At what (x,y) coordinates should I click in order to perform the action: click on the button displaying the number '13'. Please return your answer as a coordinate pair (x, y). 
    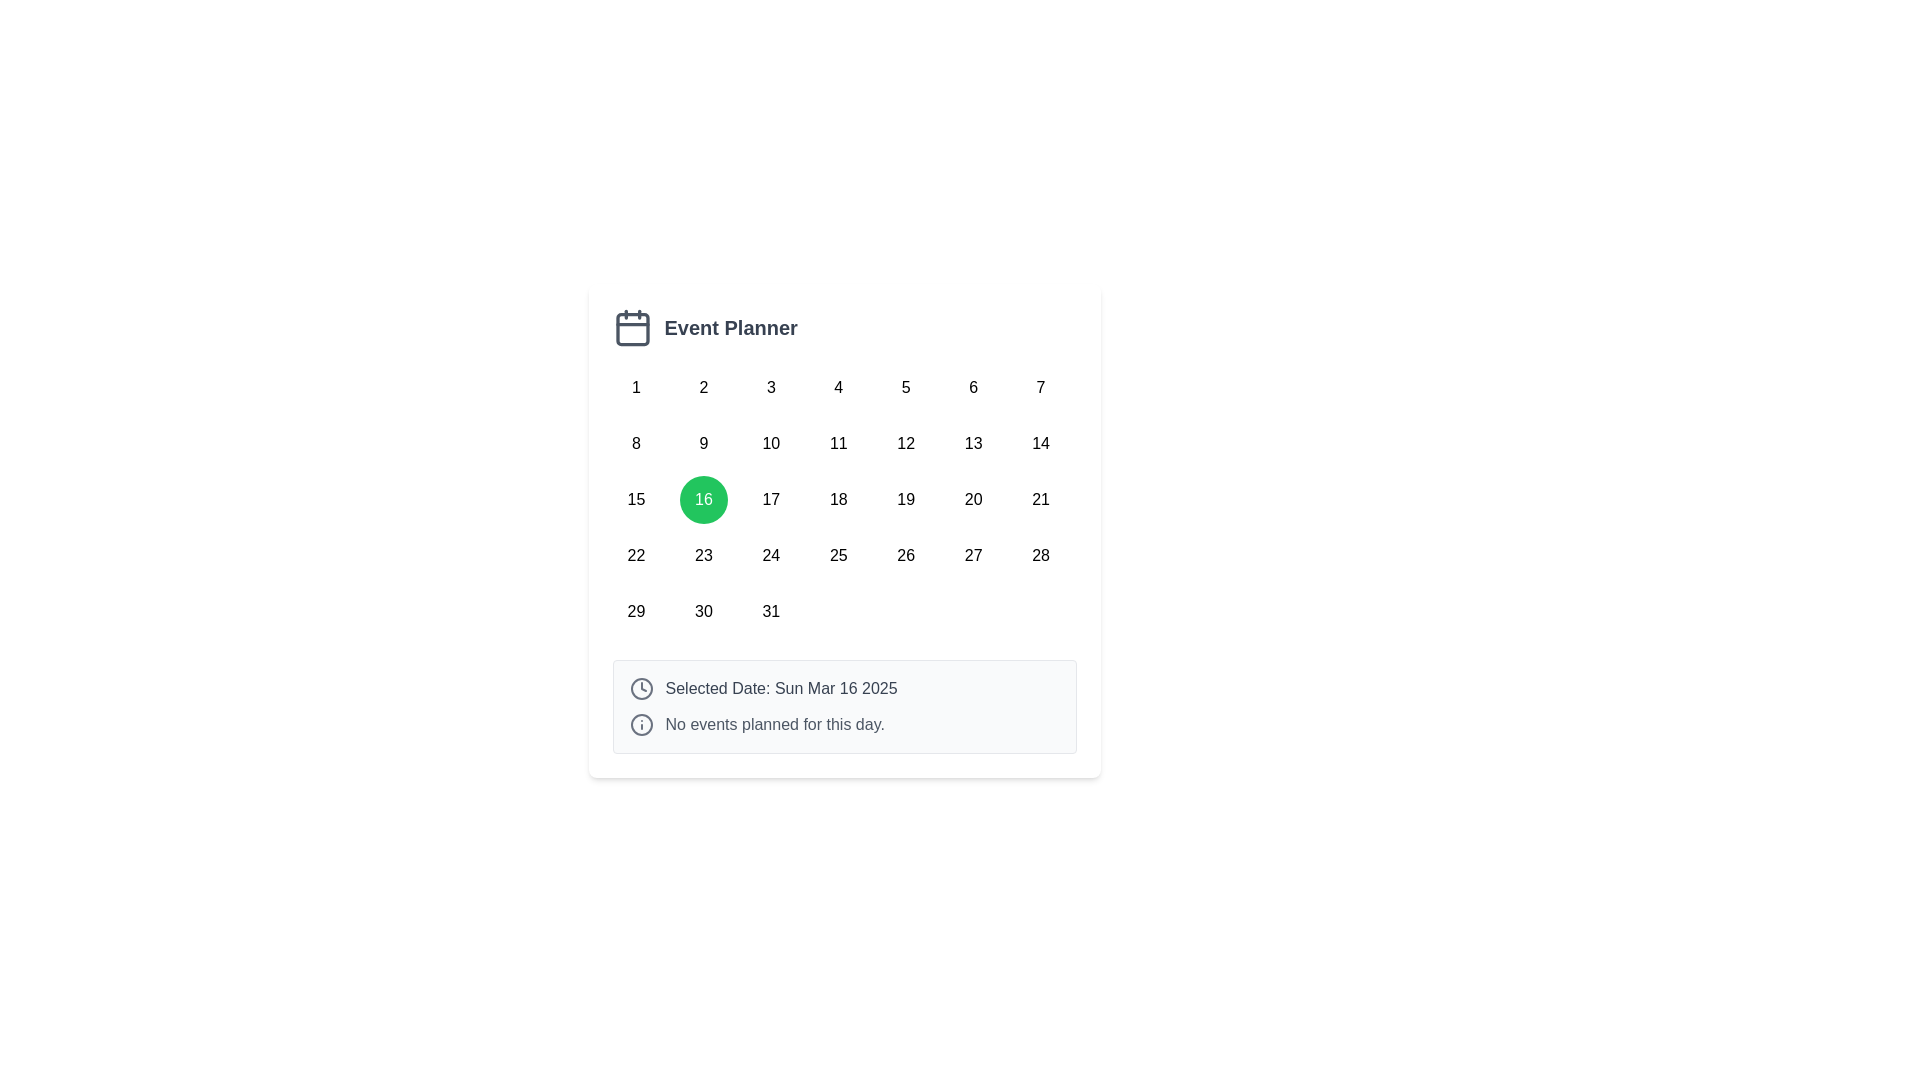
    Looking at the image, I should click on (973, 442).